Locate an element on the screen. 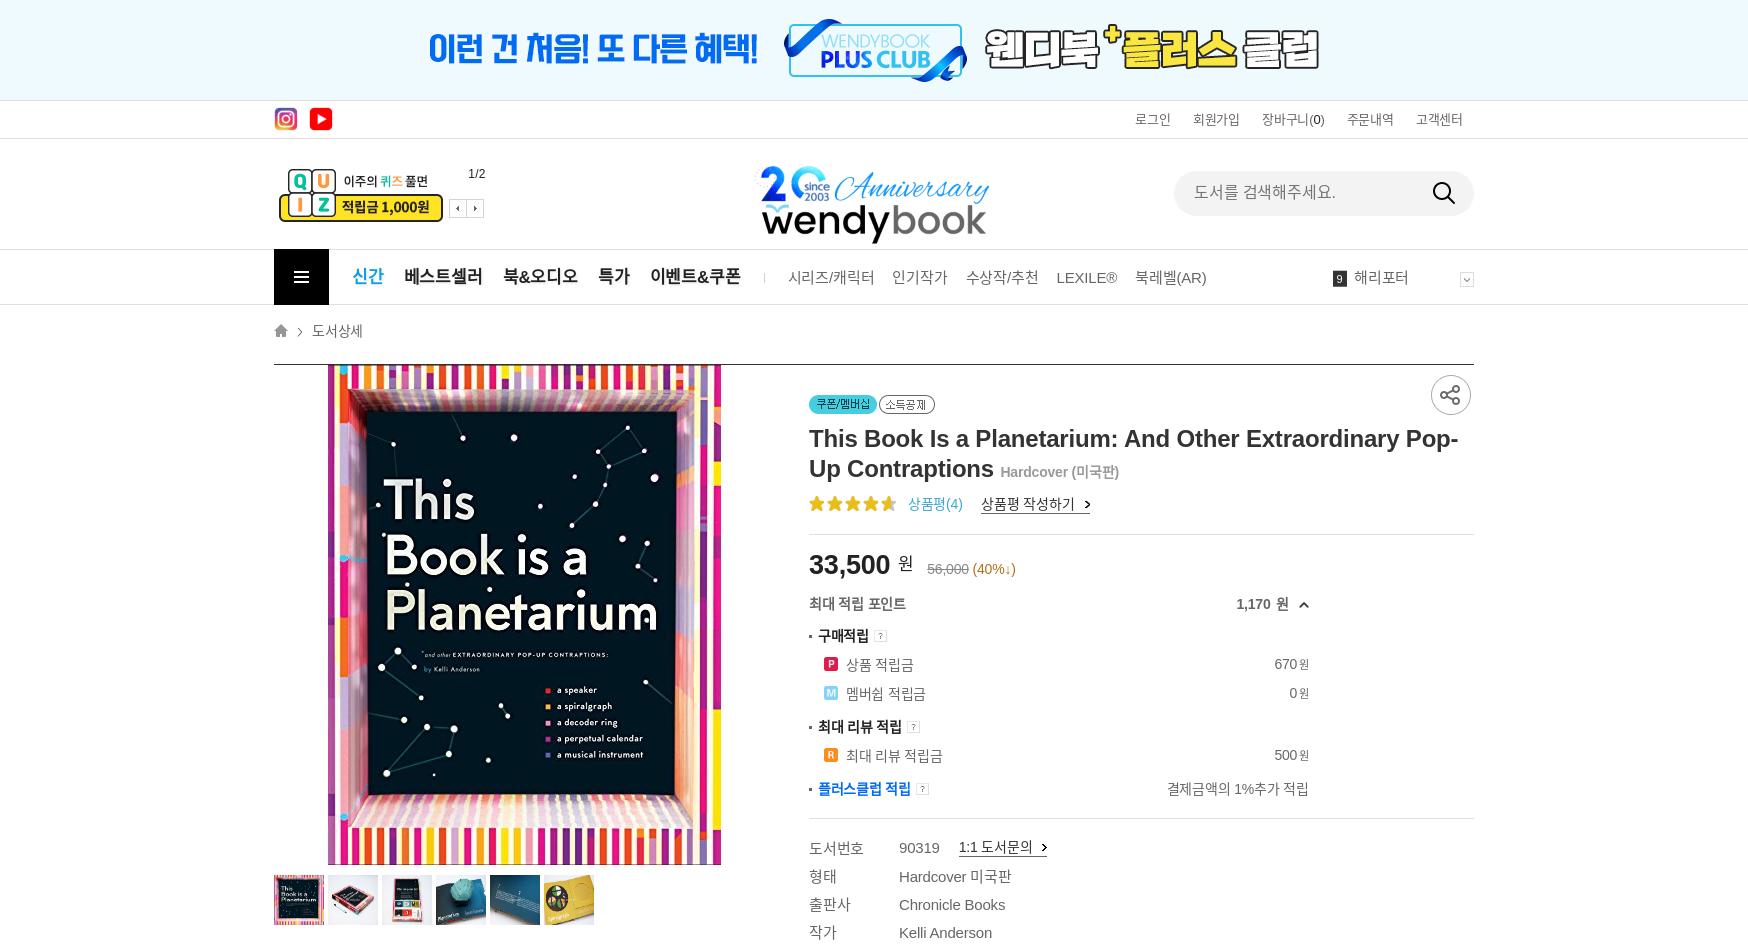 This screenshot has width=1748, height=945. 'LEXILE®' is located at coordinates (1054, 277).